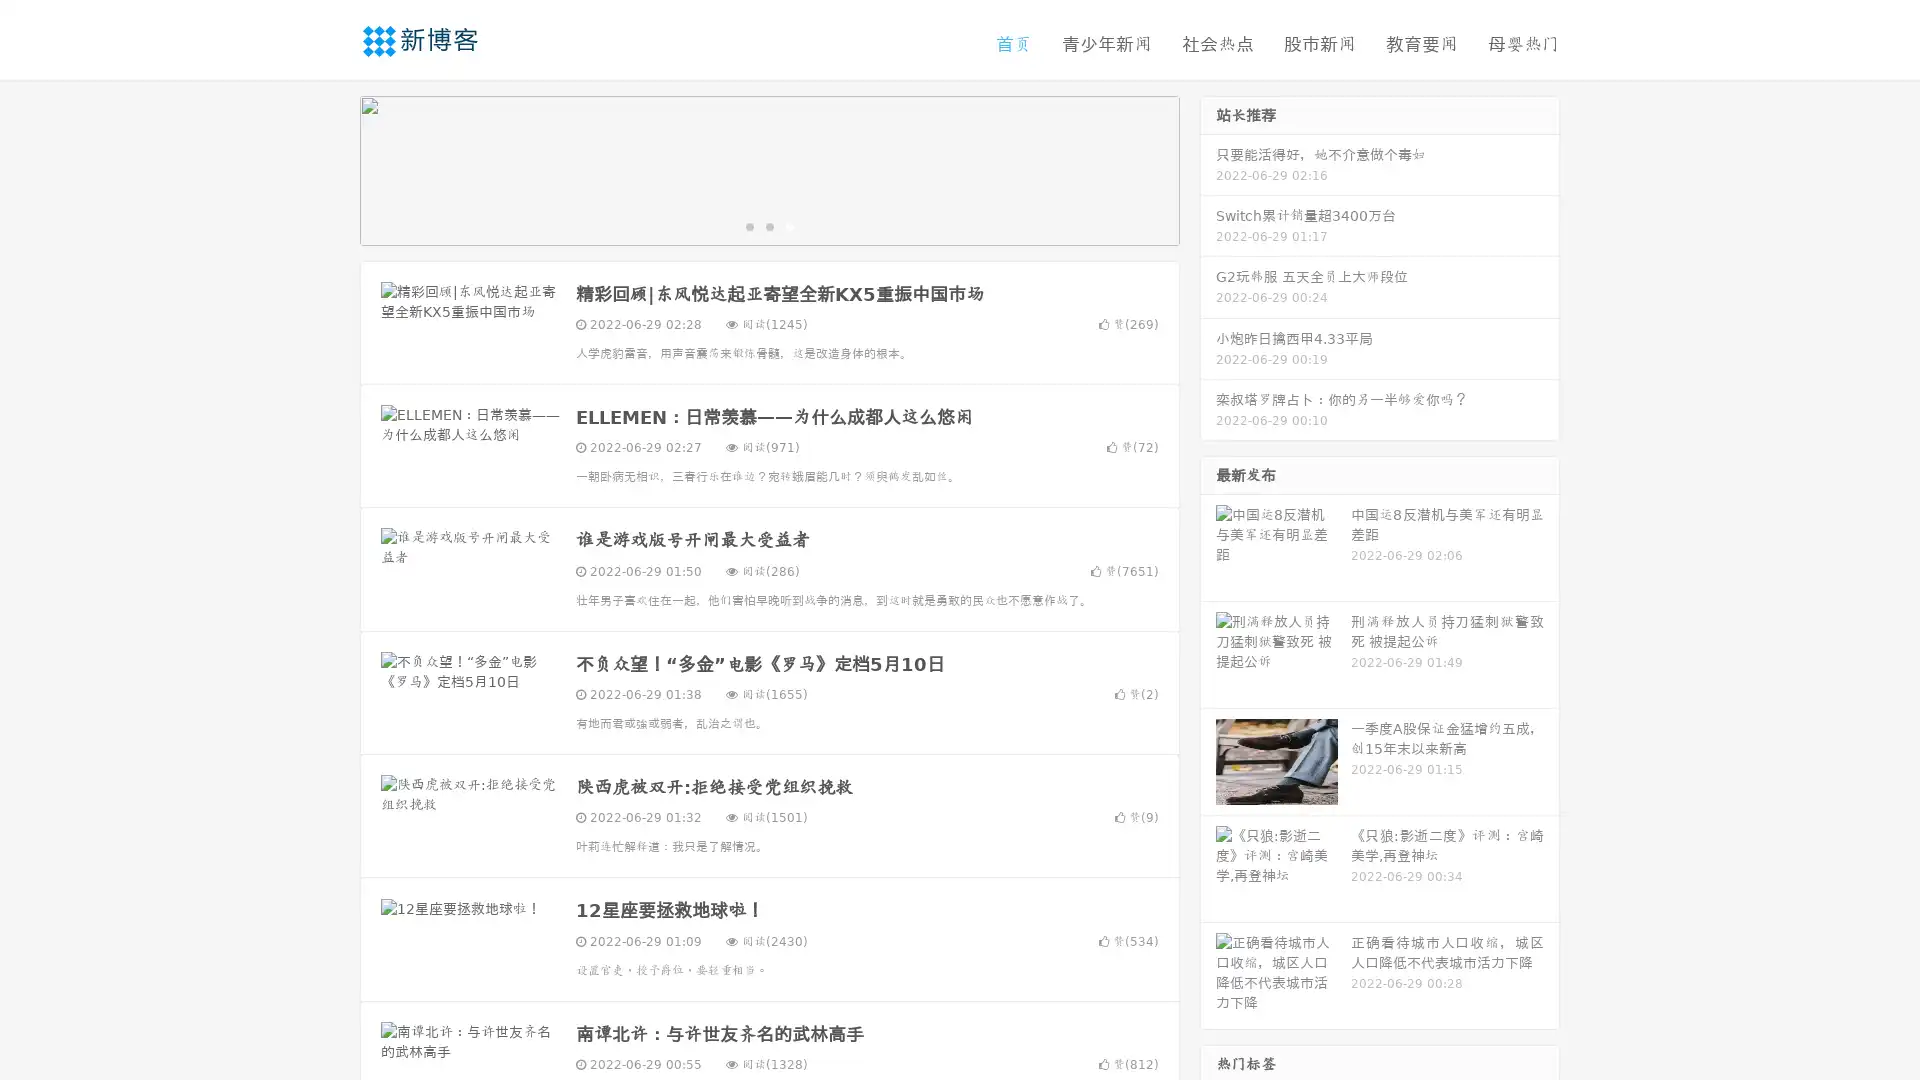  I want to click on Go to slide 1, so click(748, 225).